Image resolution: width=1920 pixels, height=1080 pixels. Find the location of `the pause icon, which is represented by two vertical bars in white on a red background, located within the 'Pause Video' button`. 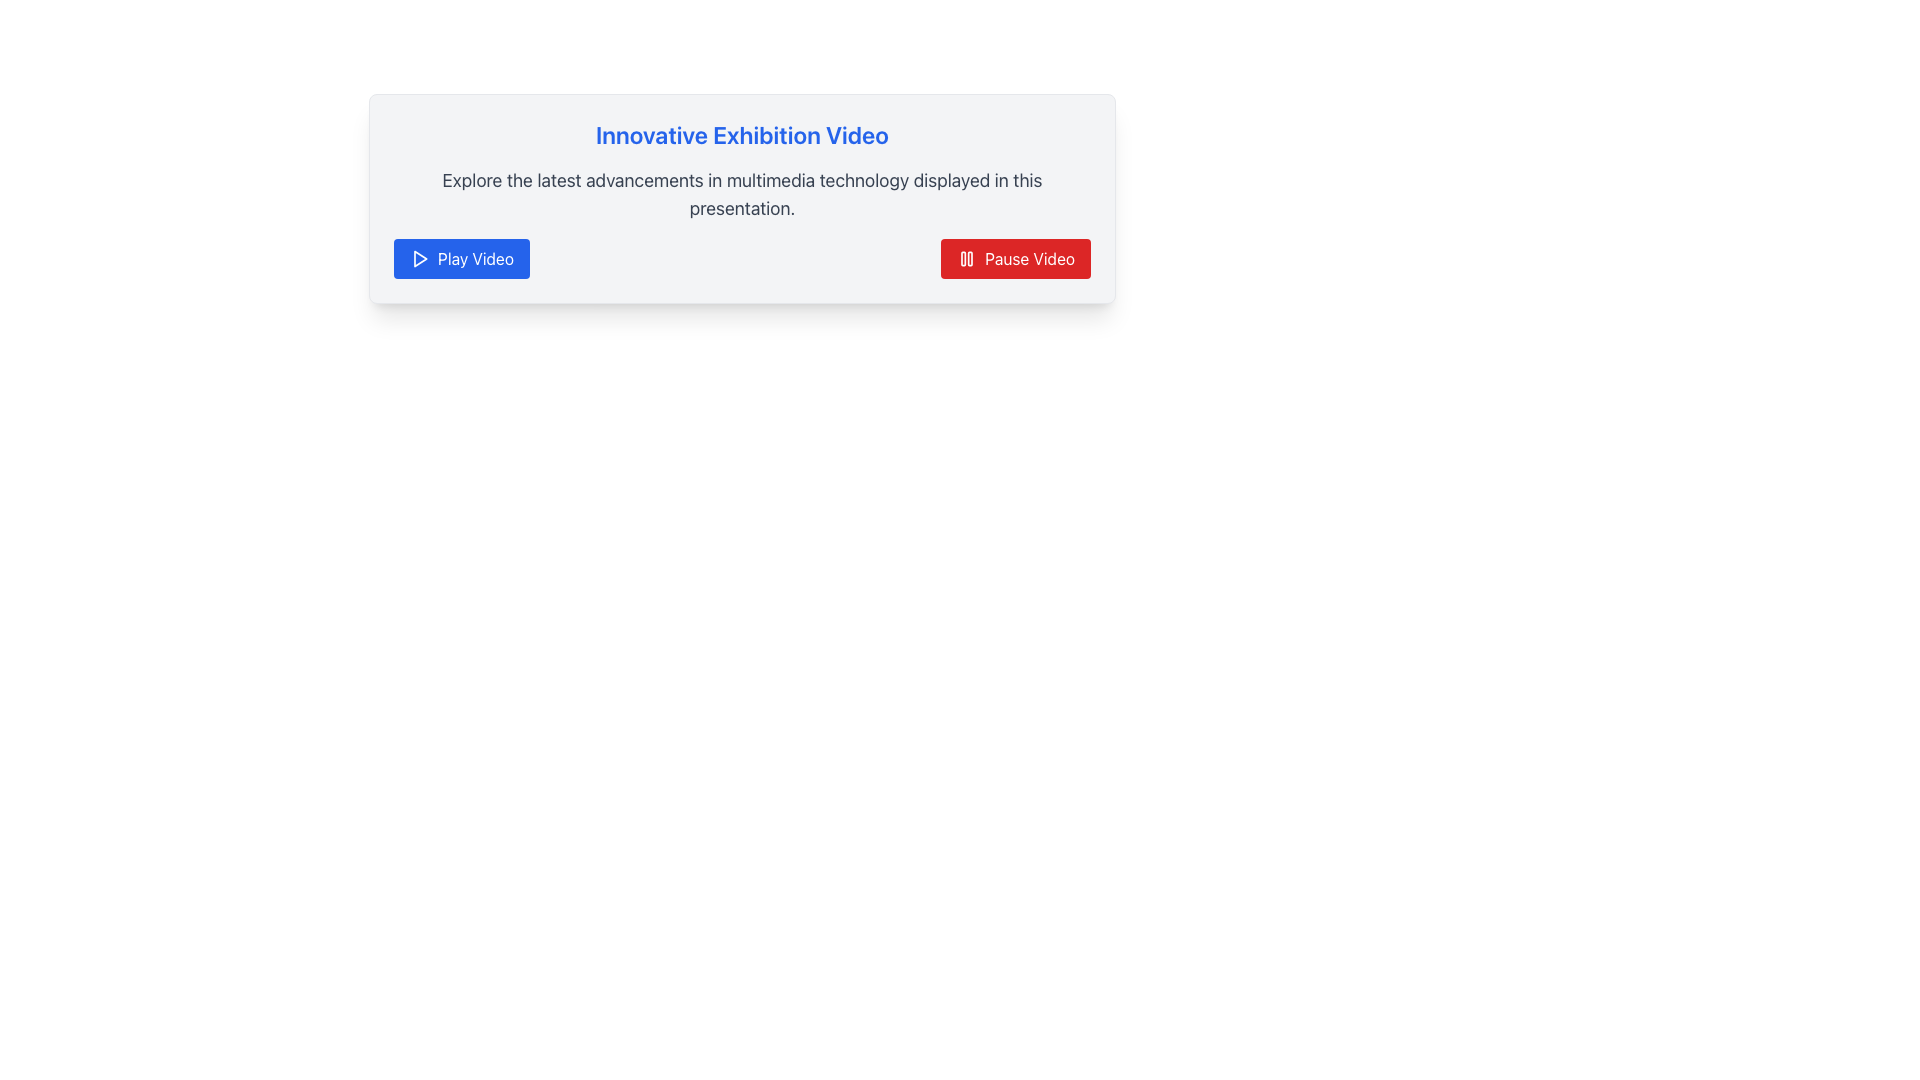

the pause icon, which is represented by two vertical bars in white on a red background, located within the 'Pause Video' button is located at coordinates (967, 257).